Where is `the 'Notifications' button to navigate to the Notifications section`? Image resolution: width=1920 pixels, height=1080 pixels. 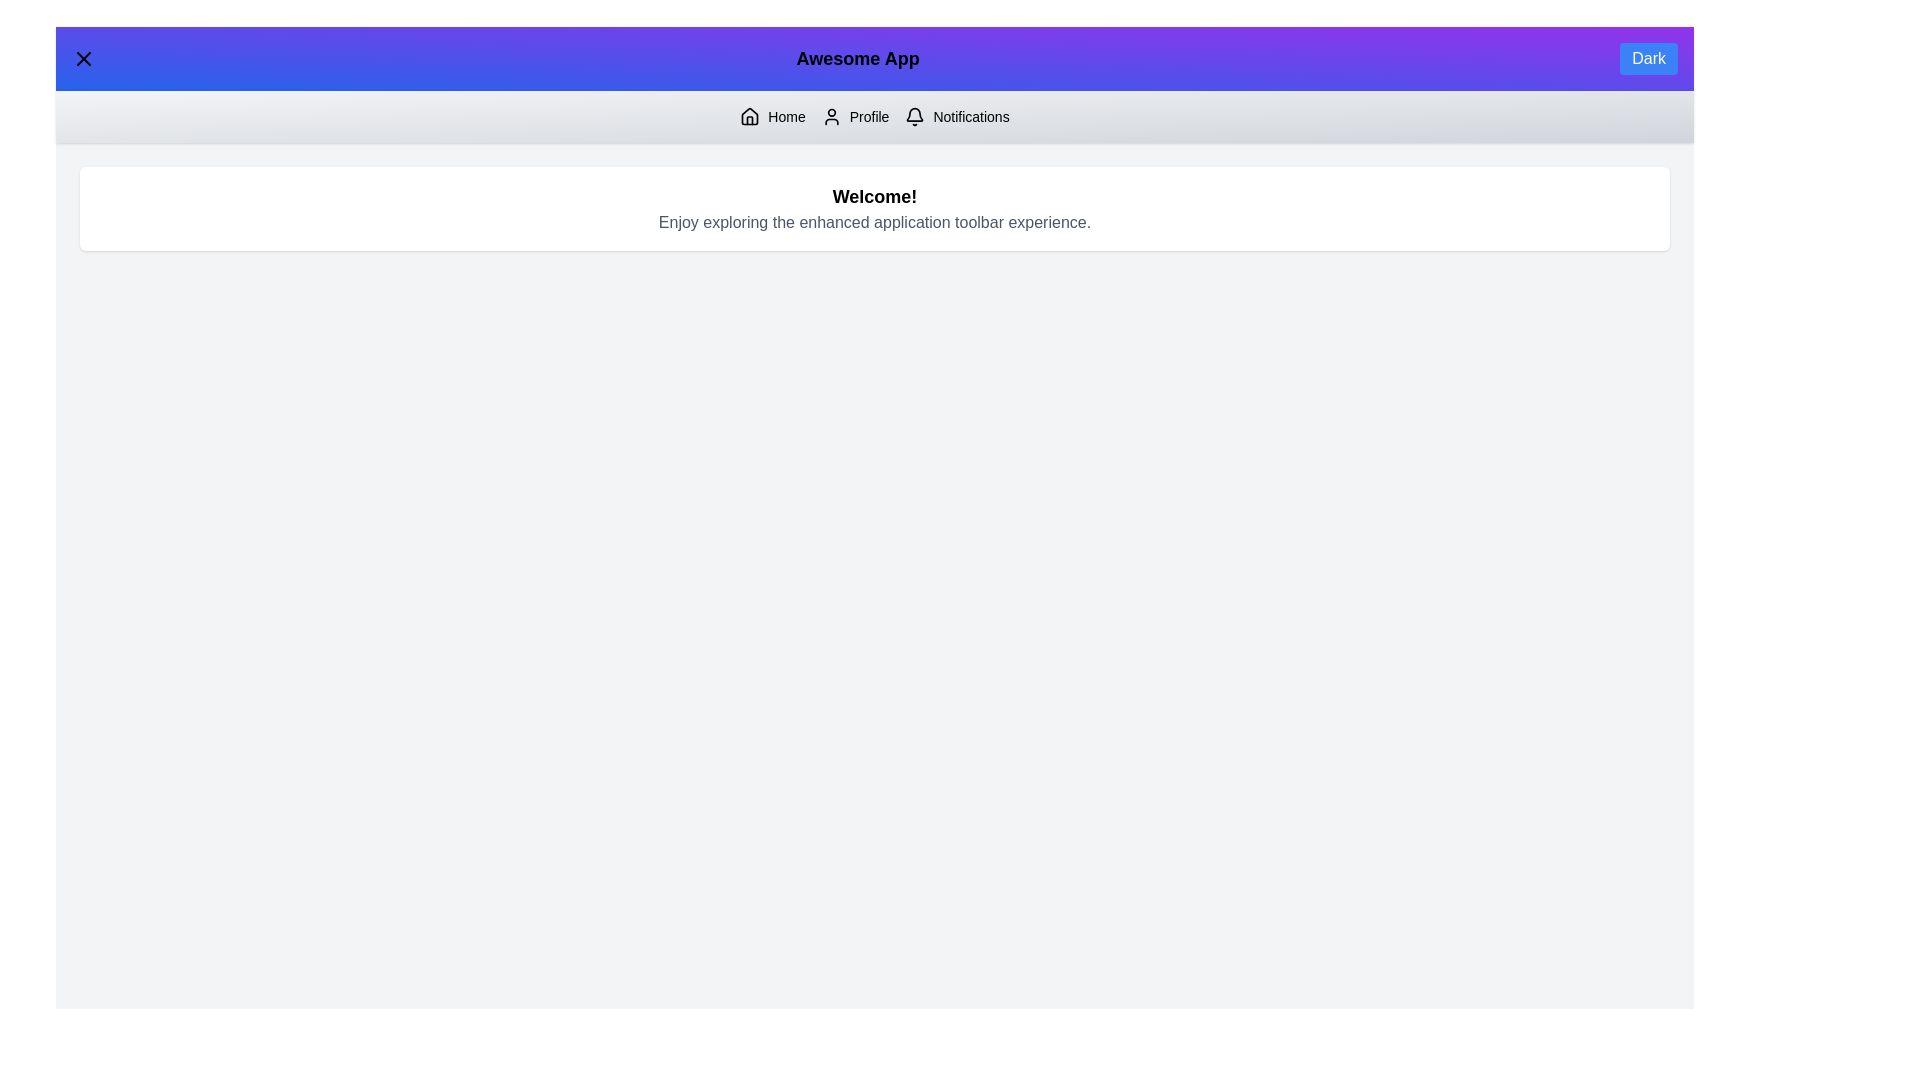
the 'Notifications' button to navigate to the Notifications section is located at coordinates (955, 116).